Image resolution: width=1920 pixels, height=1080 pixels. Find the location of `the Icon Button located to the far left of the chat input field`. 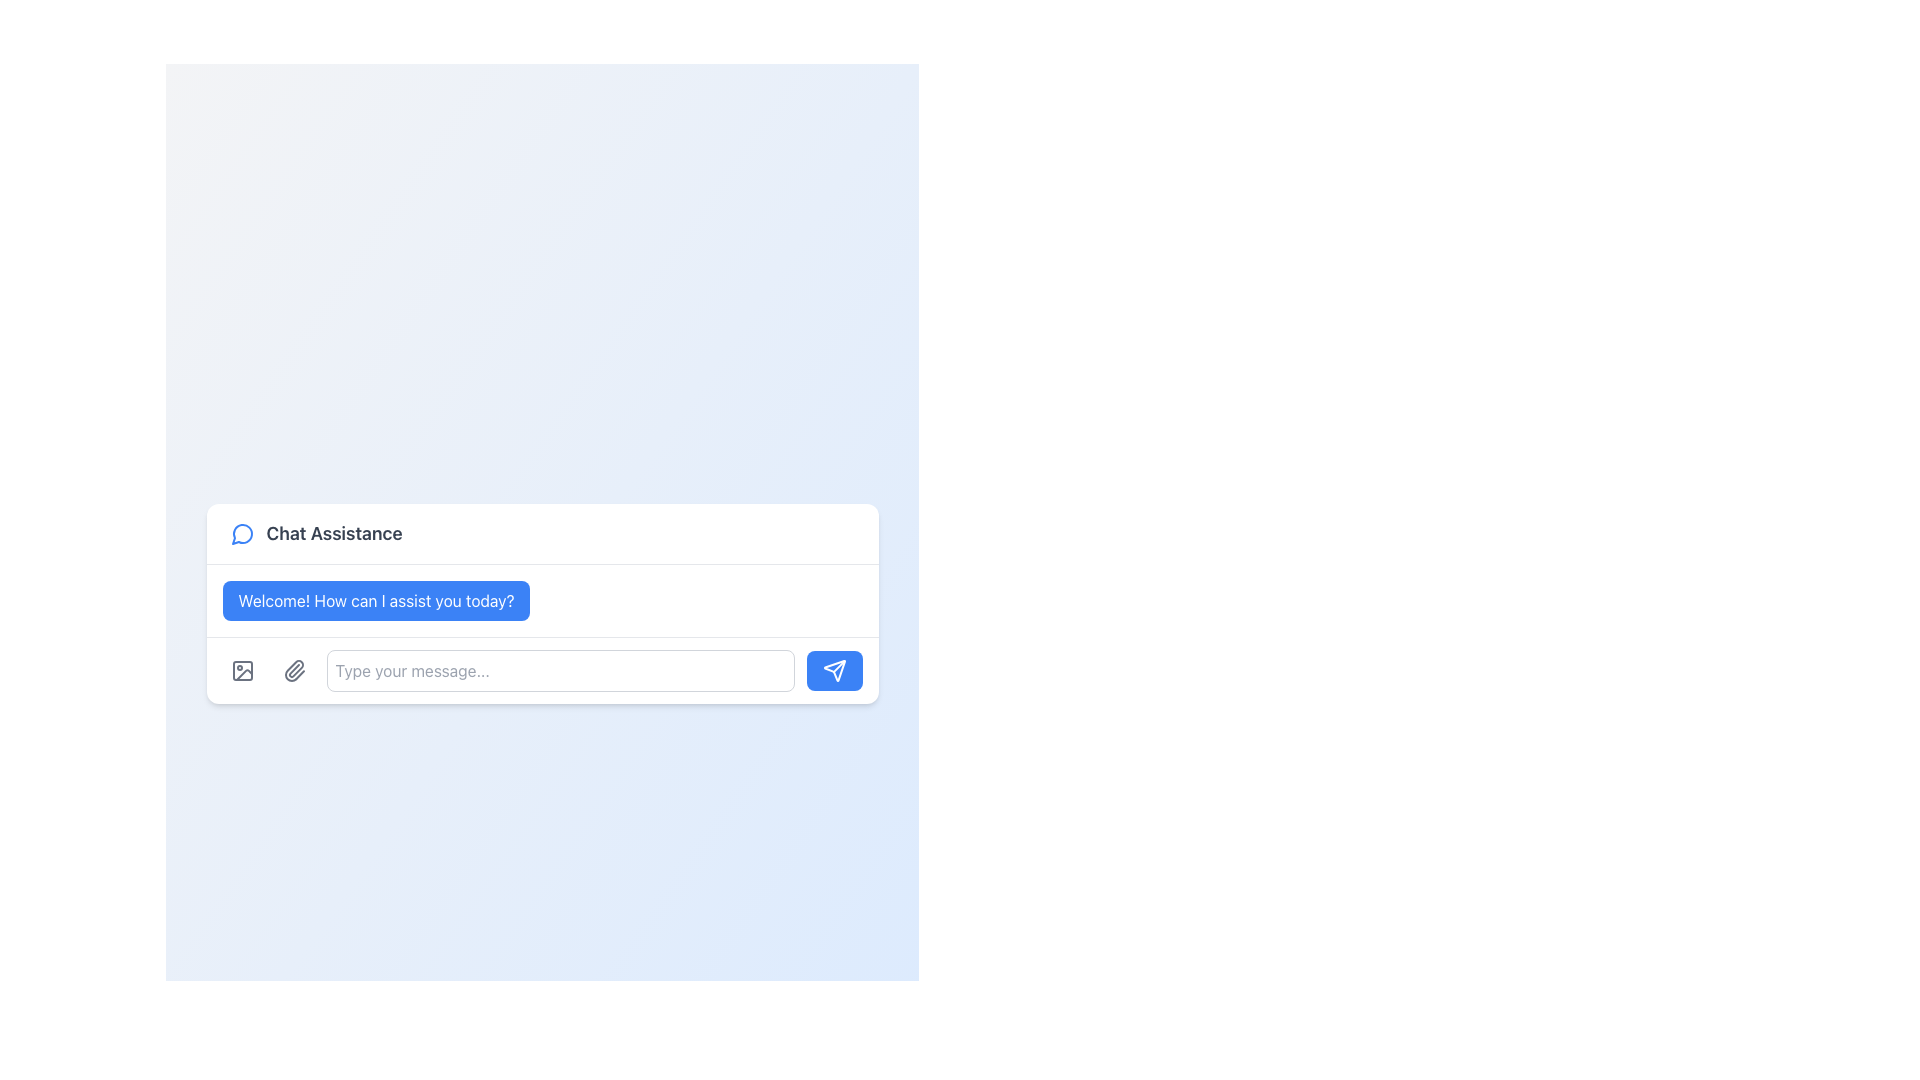

the Icon Button located to the far left of the chat input field is located at coordinates (241, 671).